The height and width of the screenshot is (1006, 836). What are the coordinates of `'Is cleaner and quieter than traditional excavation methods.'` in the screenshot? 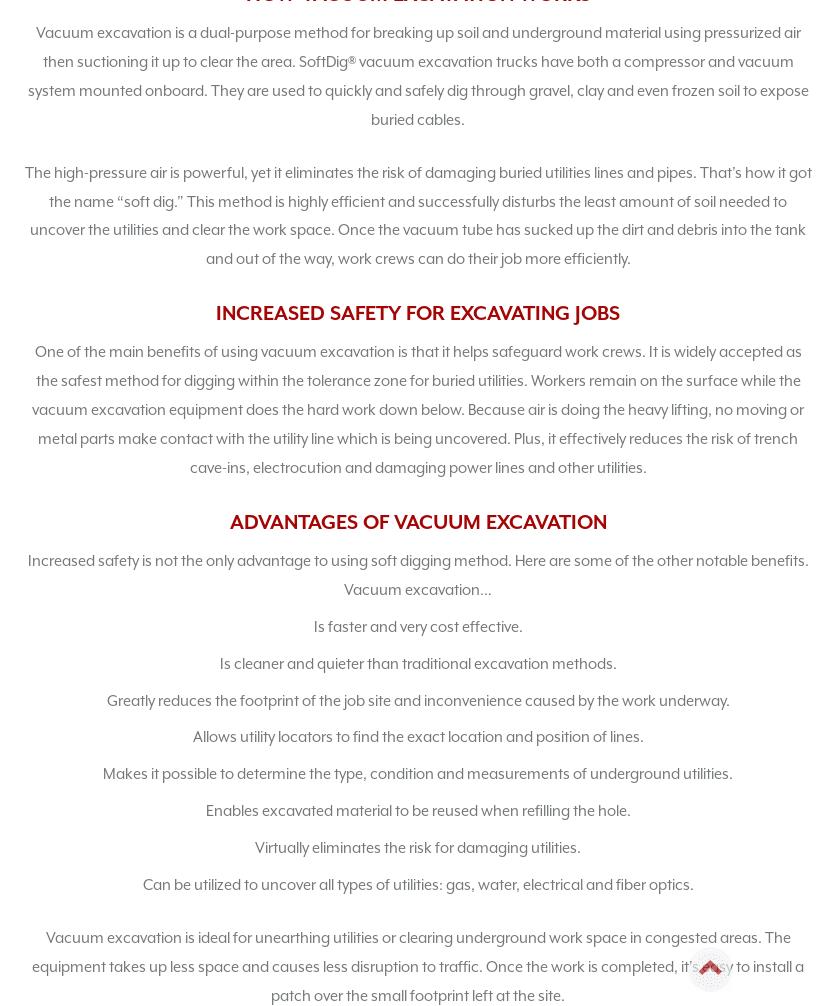 It's located at (416, 662).